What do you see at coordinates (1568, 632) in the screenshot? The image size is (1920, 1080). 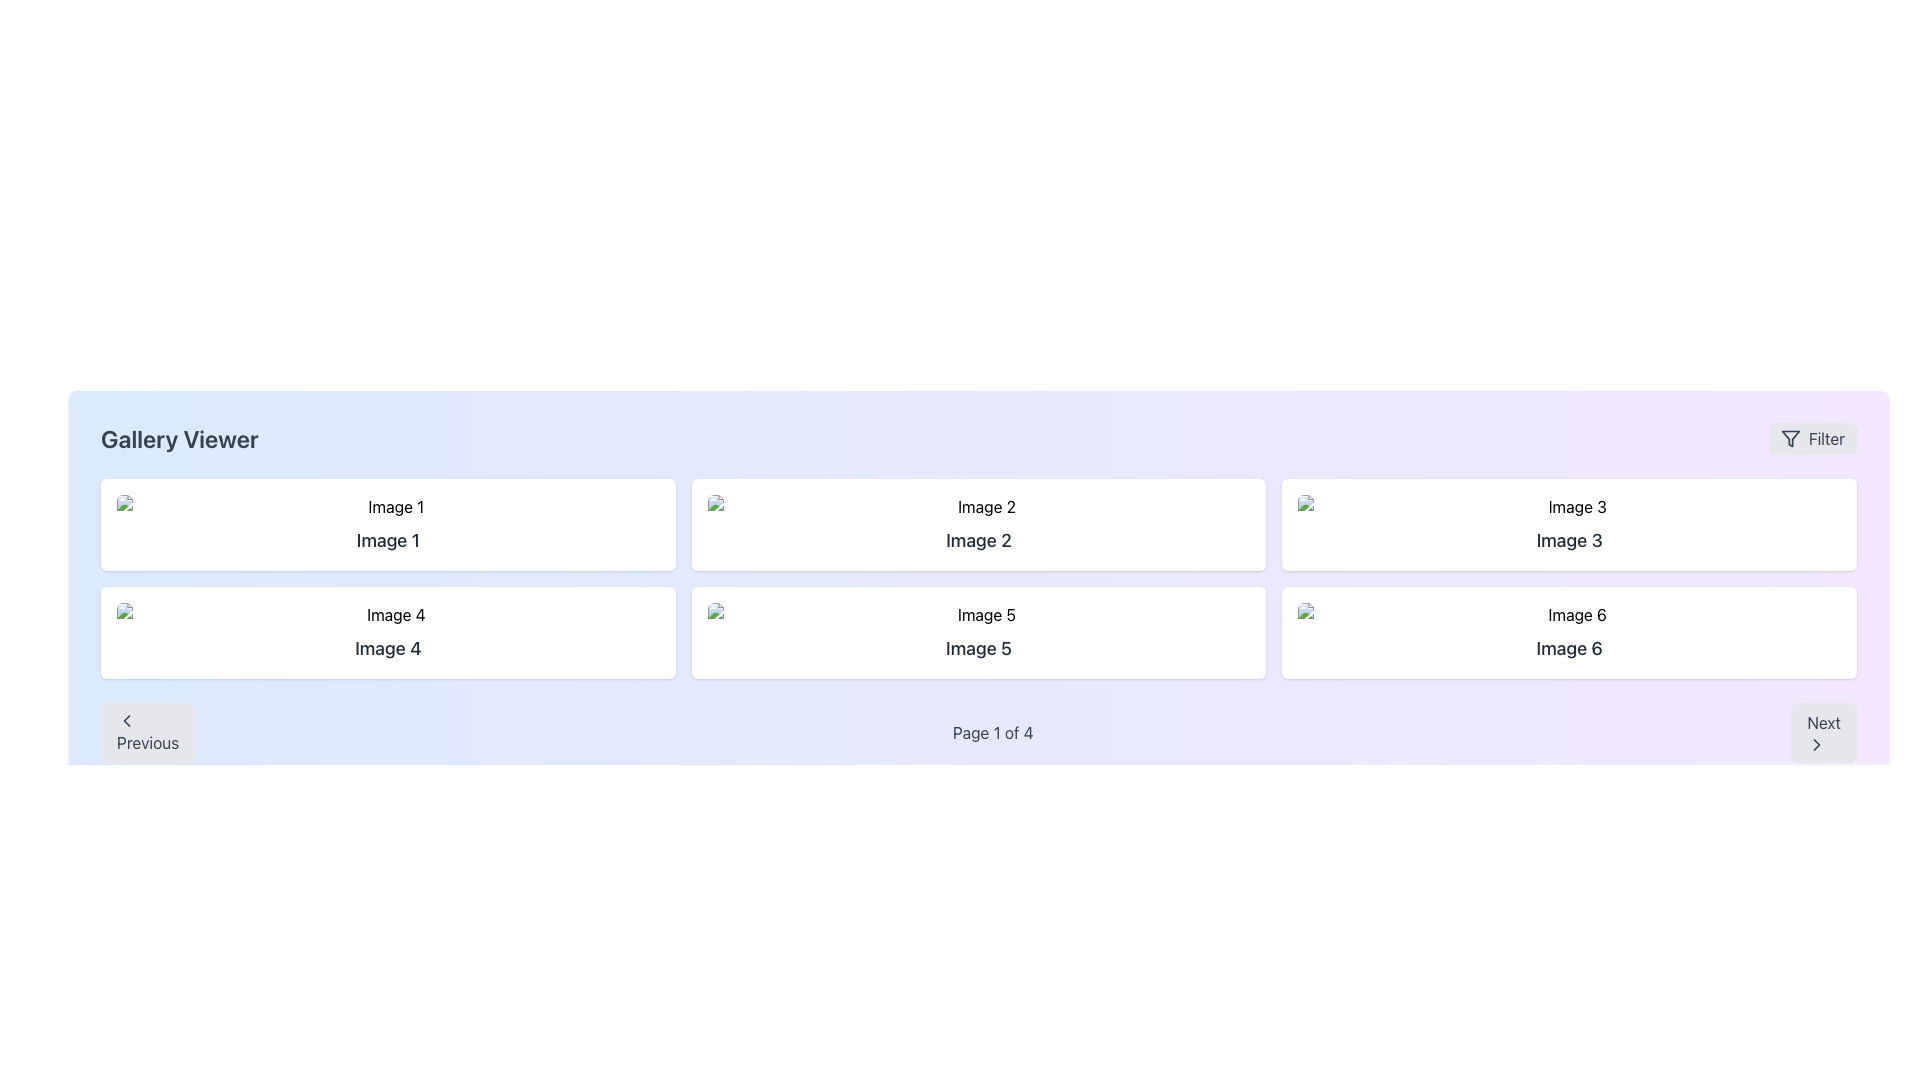 I see `the card component with a white background and rounded corners, featuring an image placeholder labeled 'Image 6' below it, located in the bottom-right corner of the grid` at bounding box center [1568, 632].